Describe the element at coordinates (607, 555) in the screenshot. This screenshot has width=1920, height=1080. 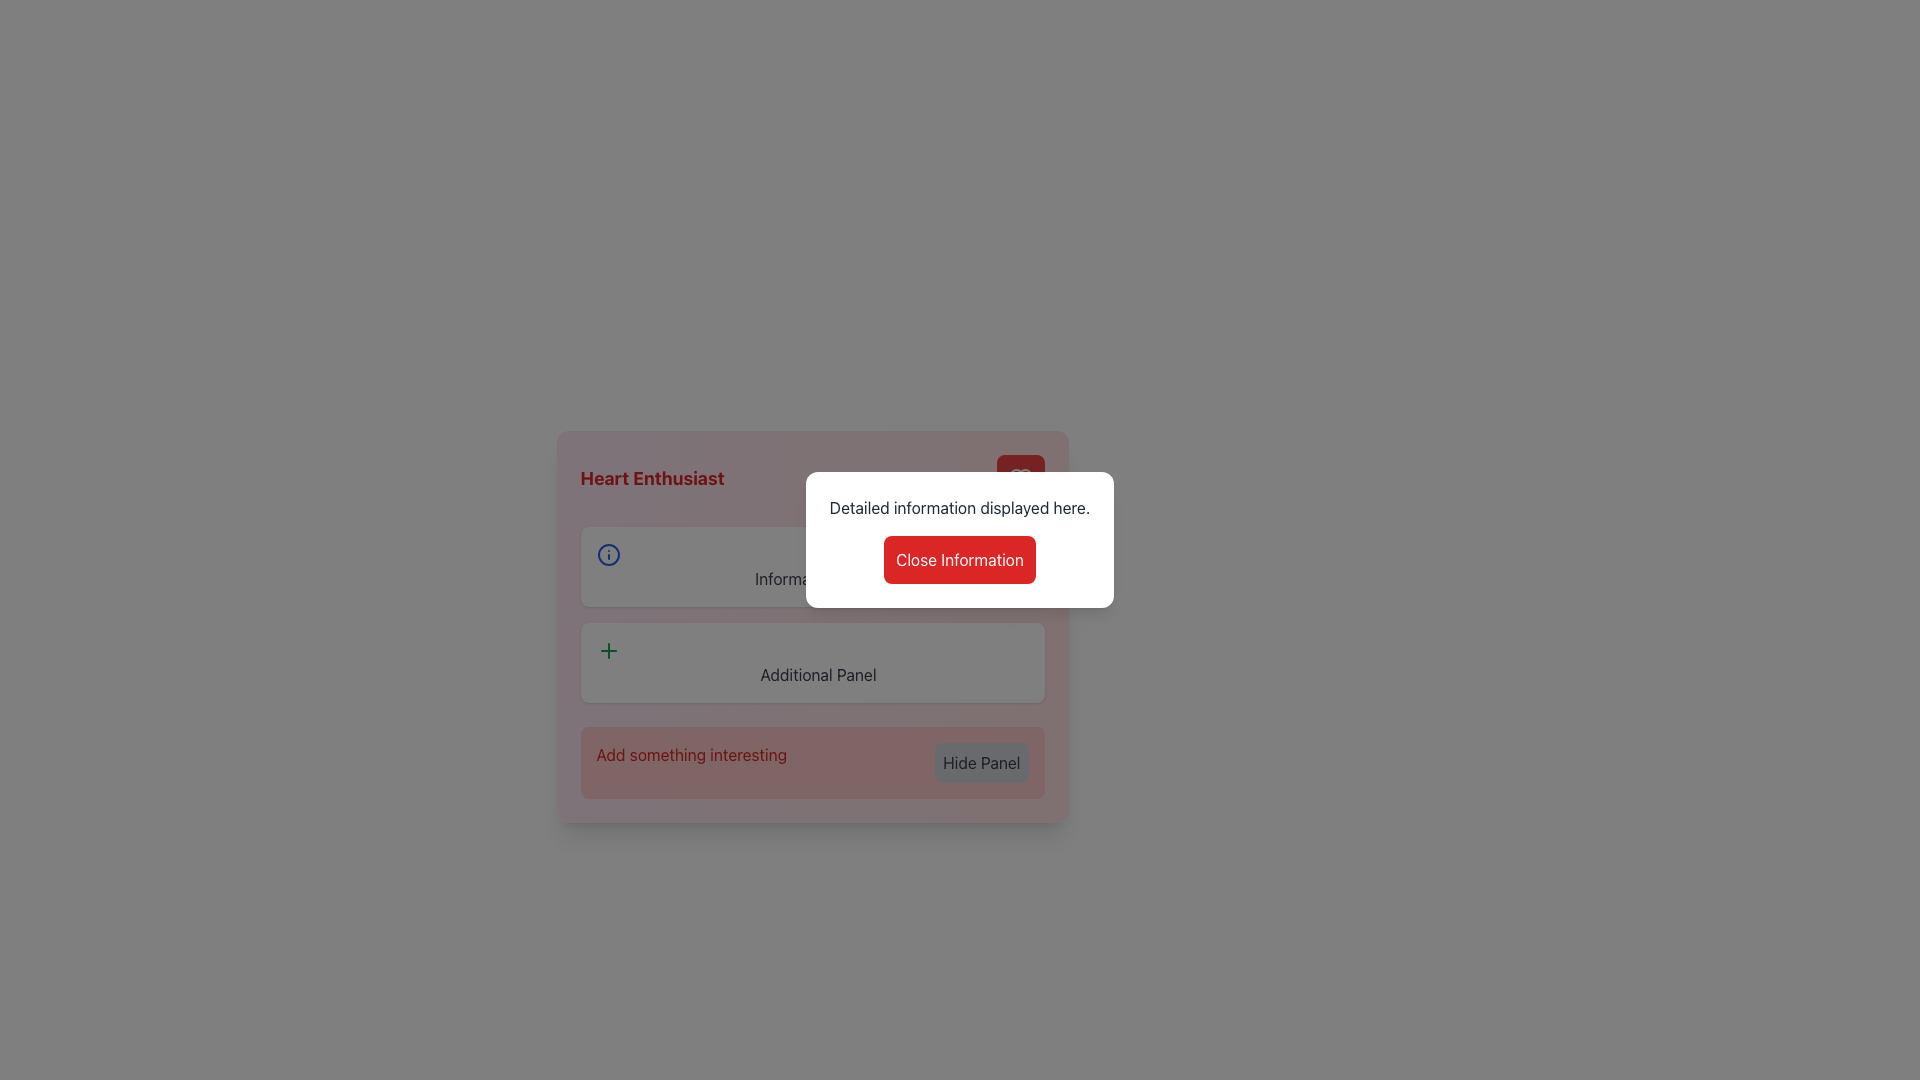
I see `the information icon, which is a blue circle with a lowercase 'i' in the center, located in the 'Information Panel' box` at that location.